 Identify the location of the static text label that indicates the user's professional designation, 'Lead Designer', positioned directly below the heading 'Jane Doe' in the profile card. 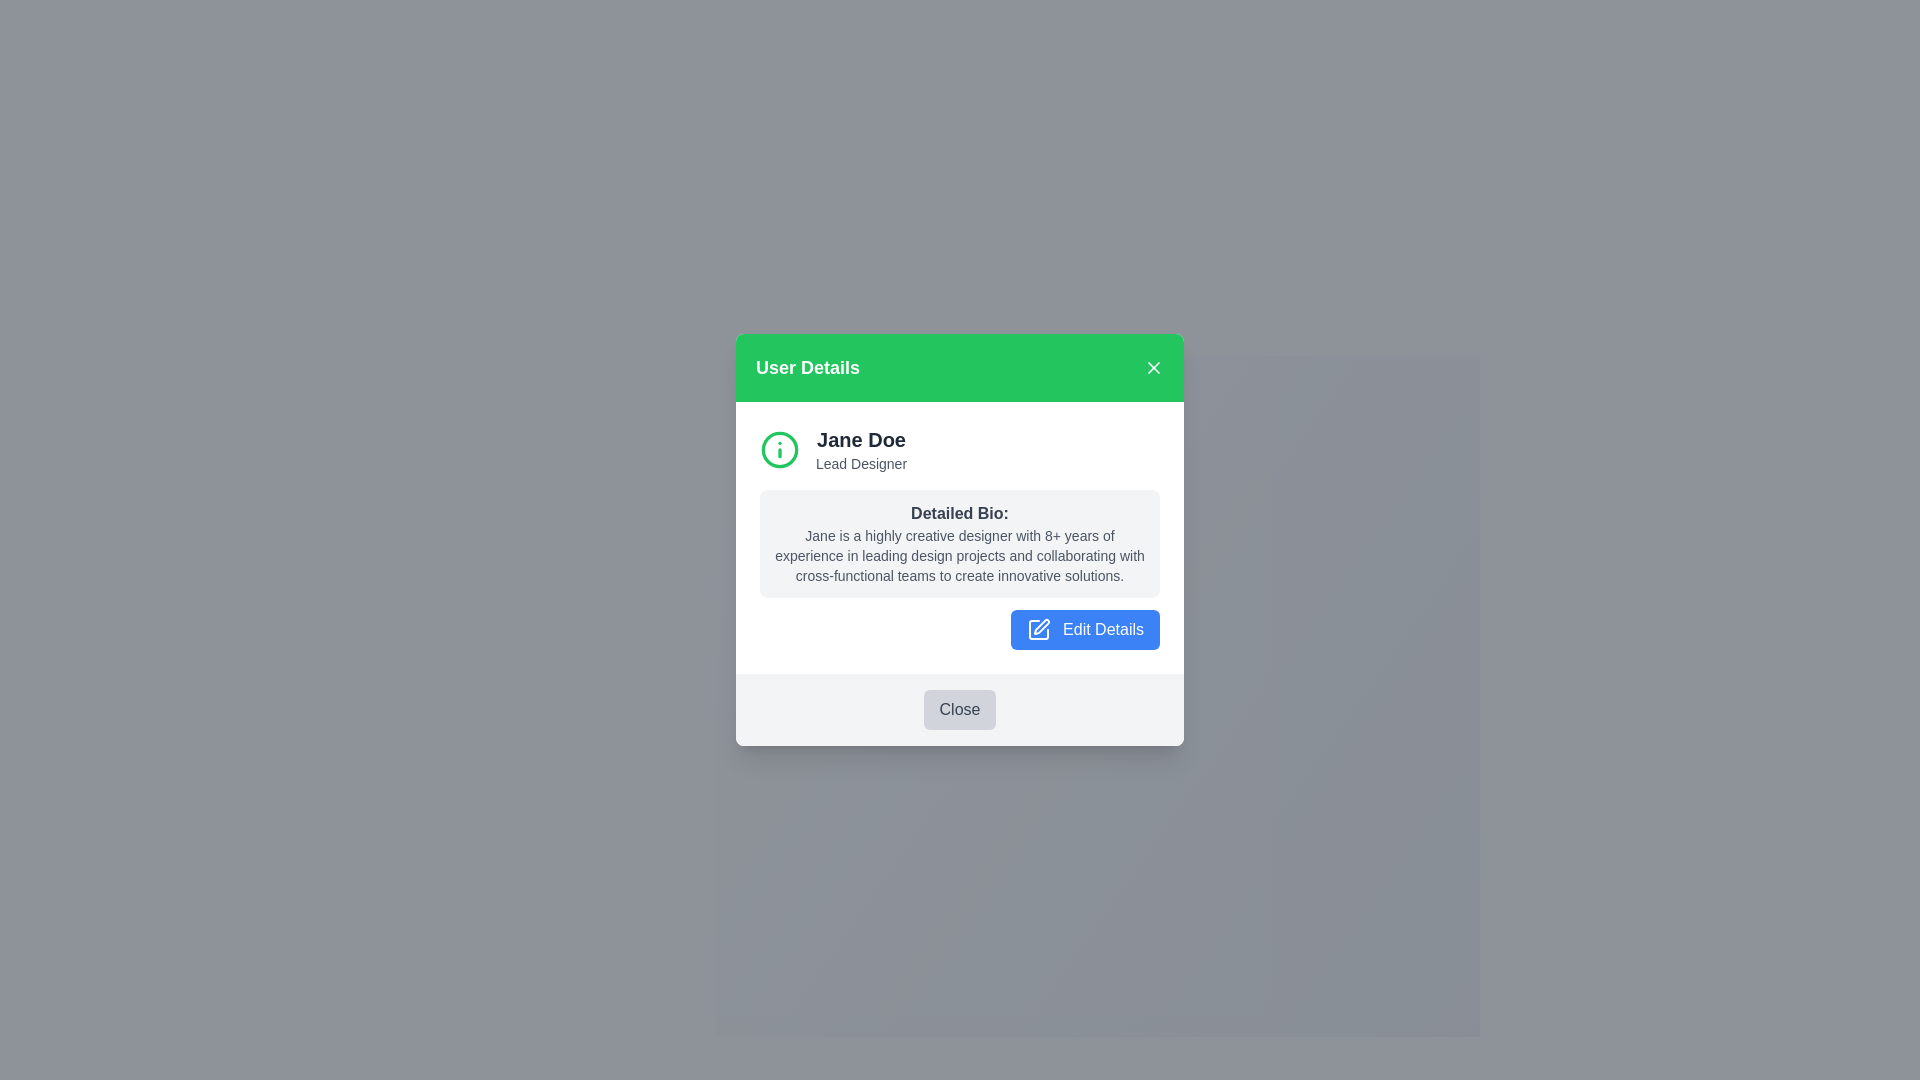
(861, 463).